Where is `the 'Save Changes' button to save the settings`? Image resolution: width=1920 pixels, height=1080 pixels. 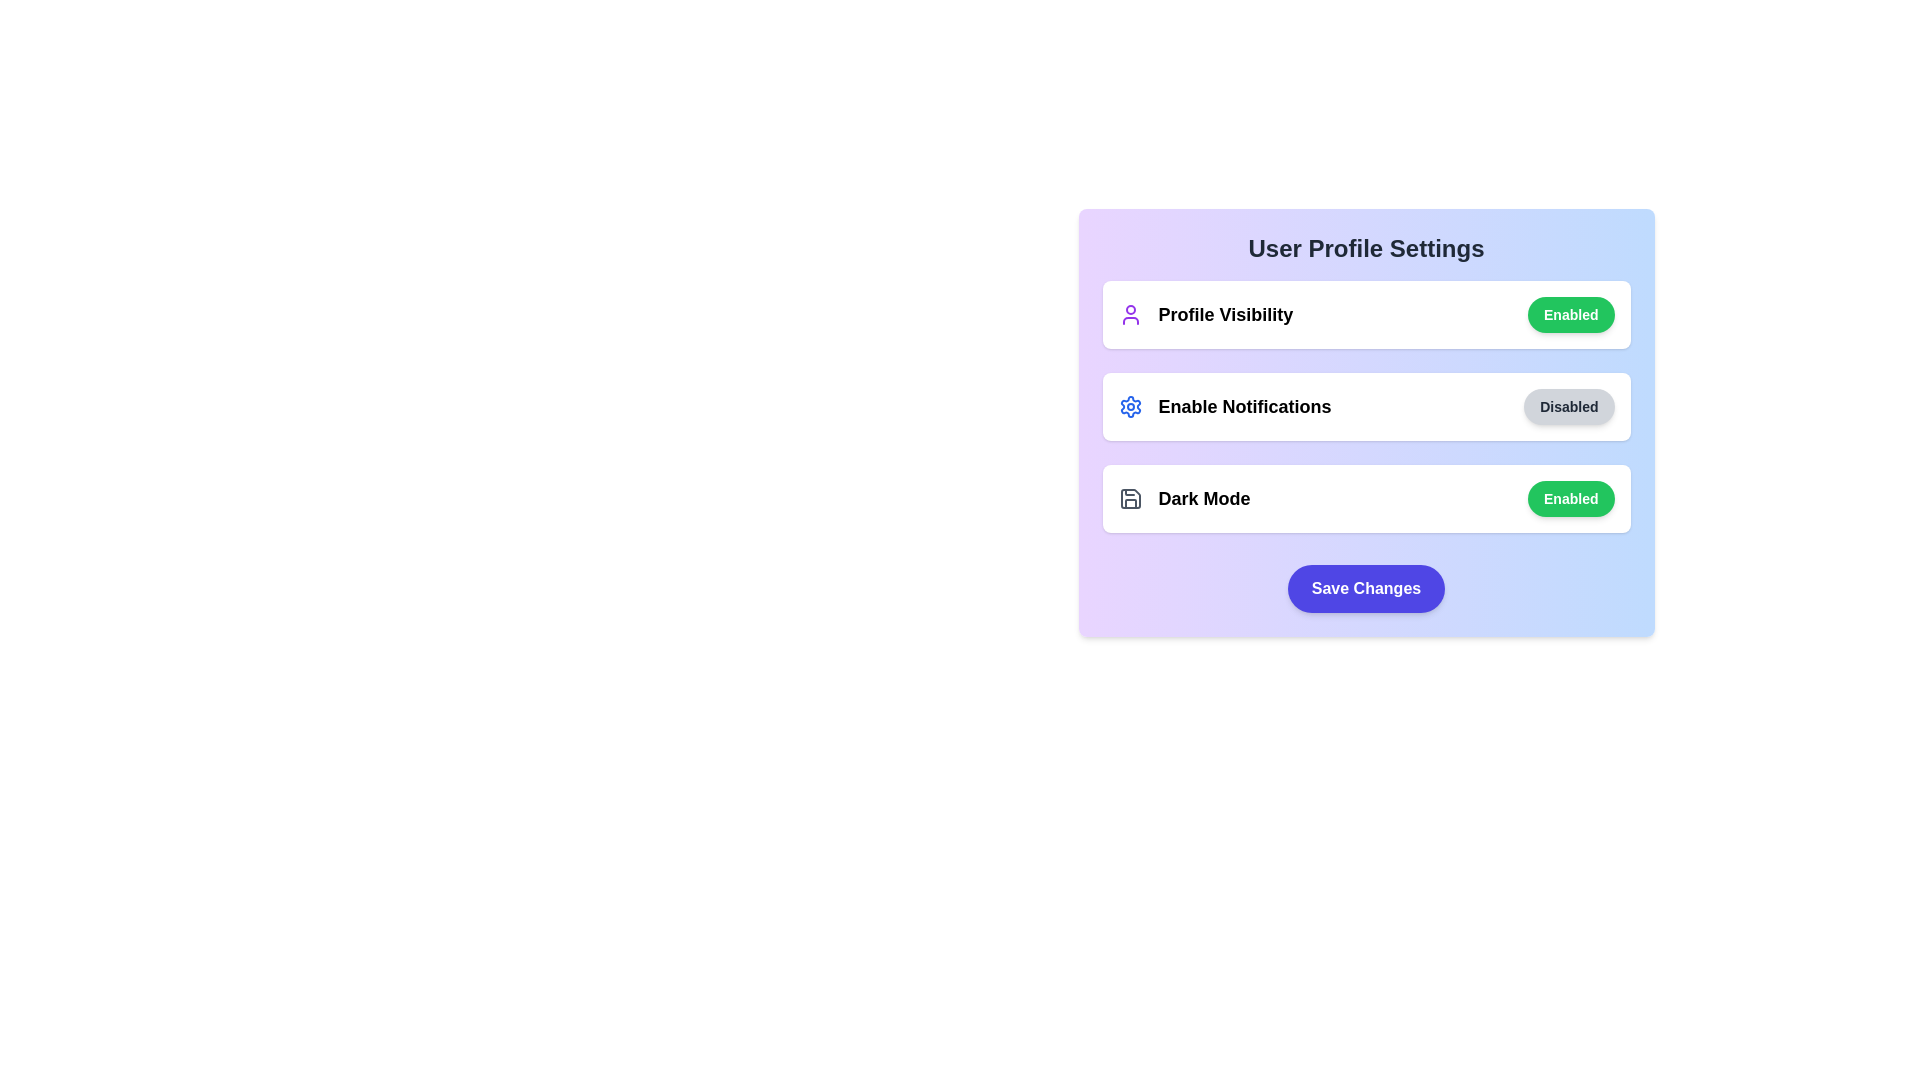 the 'Save Changes' button to save the settings is located at coordinates (1365, 588).